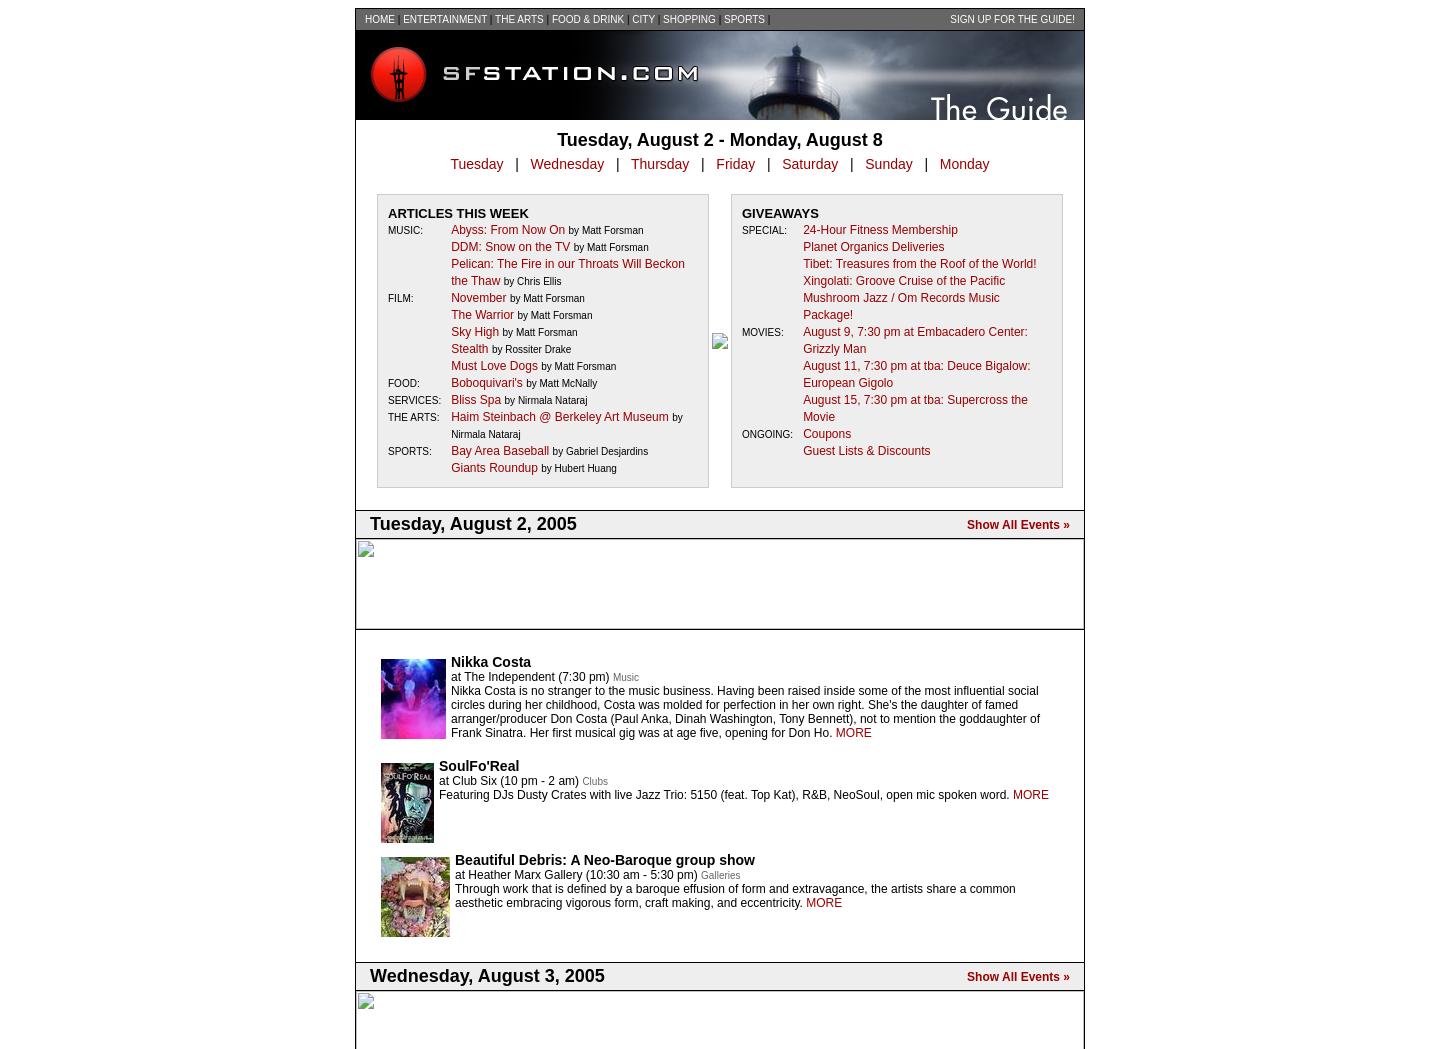 This screenshot has height=1049, width=1440. What do you see at coordinates (386, 451) in the screenshot?
I see `'SPORTS:'` at bounding box center [386, 451].